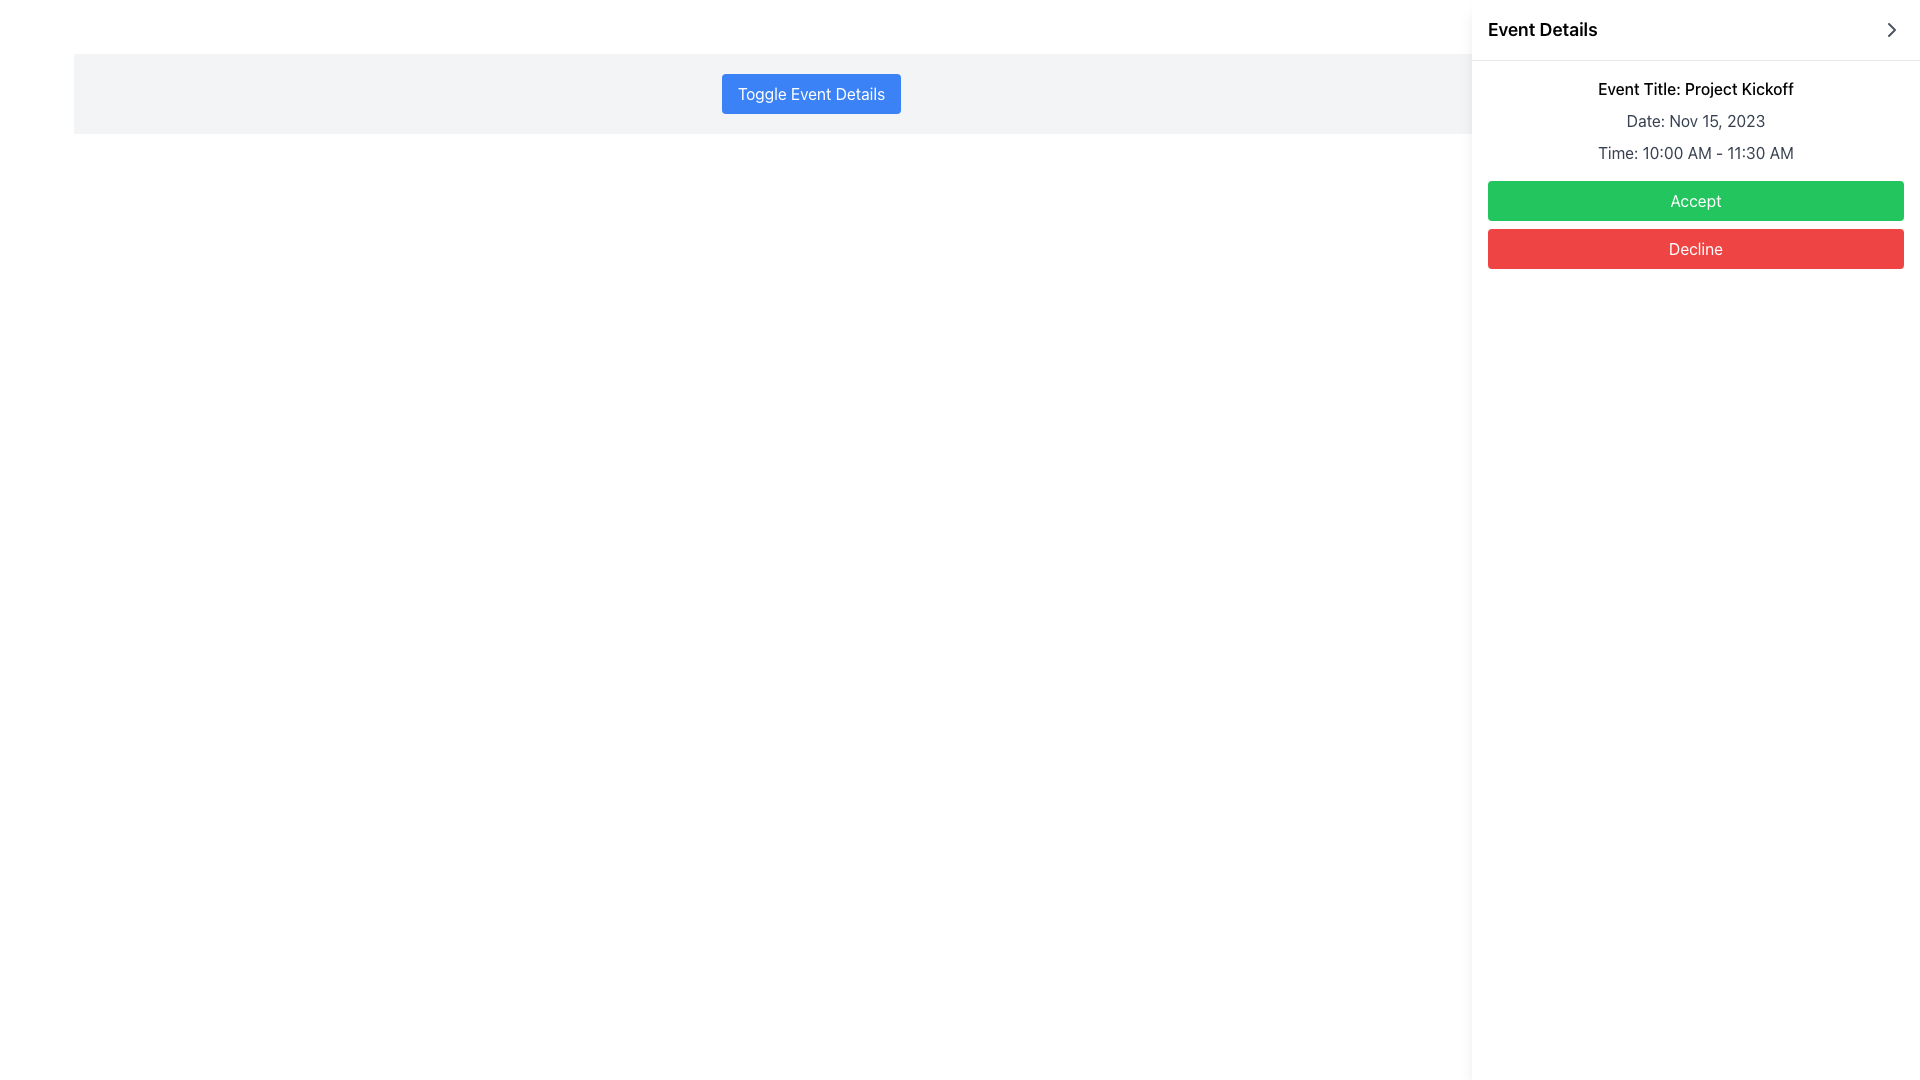 Image resolution: width=1920 pixels, height=1080 pixels. I want to click on the right-facing chevron icon button located at the top-right corner of the 'Event Details' panel, adjacent to the panel title text 'Event Details', so click(1890, 30).